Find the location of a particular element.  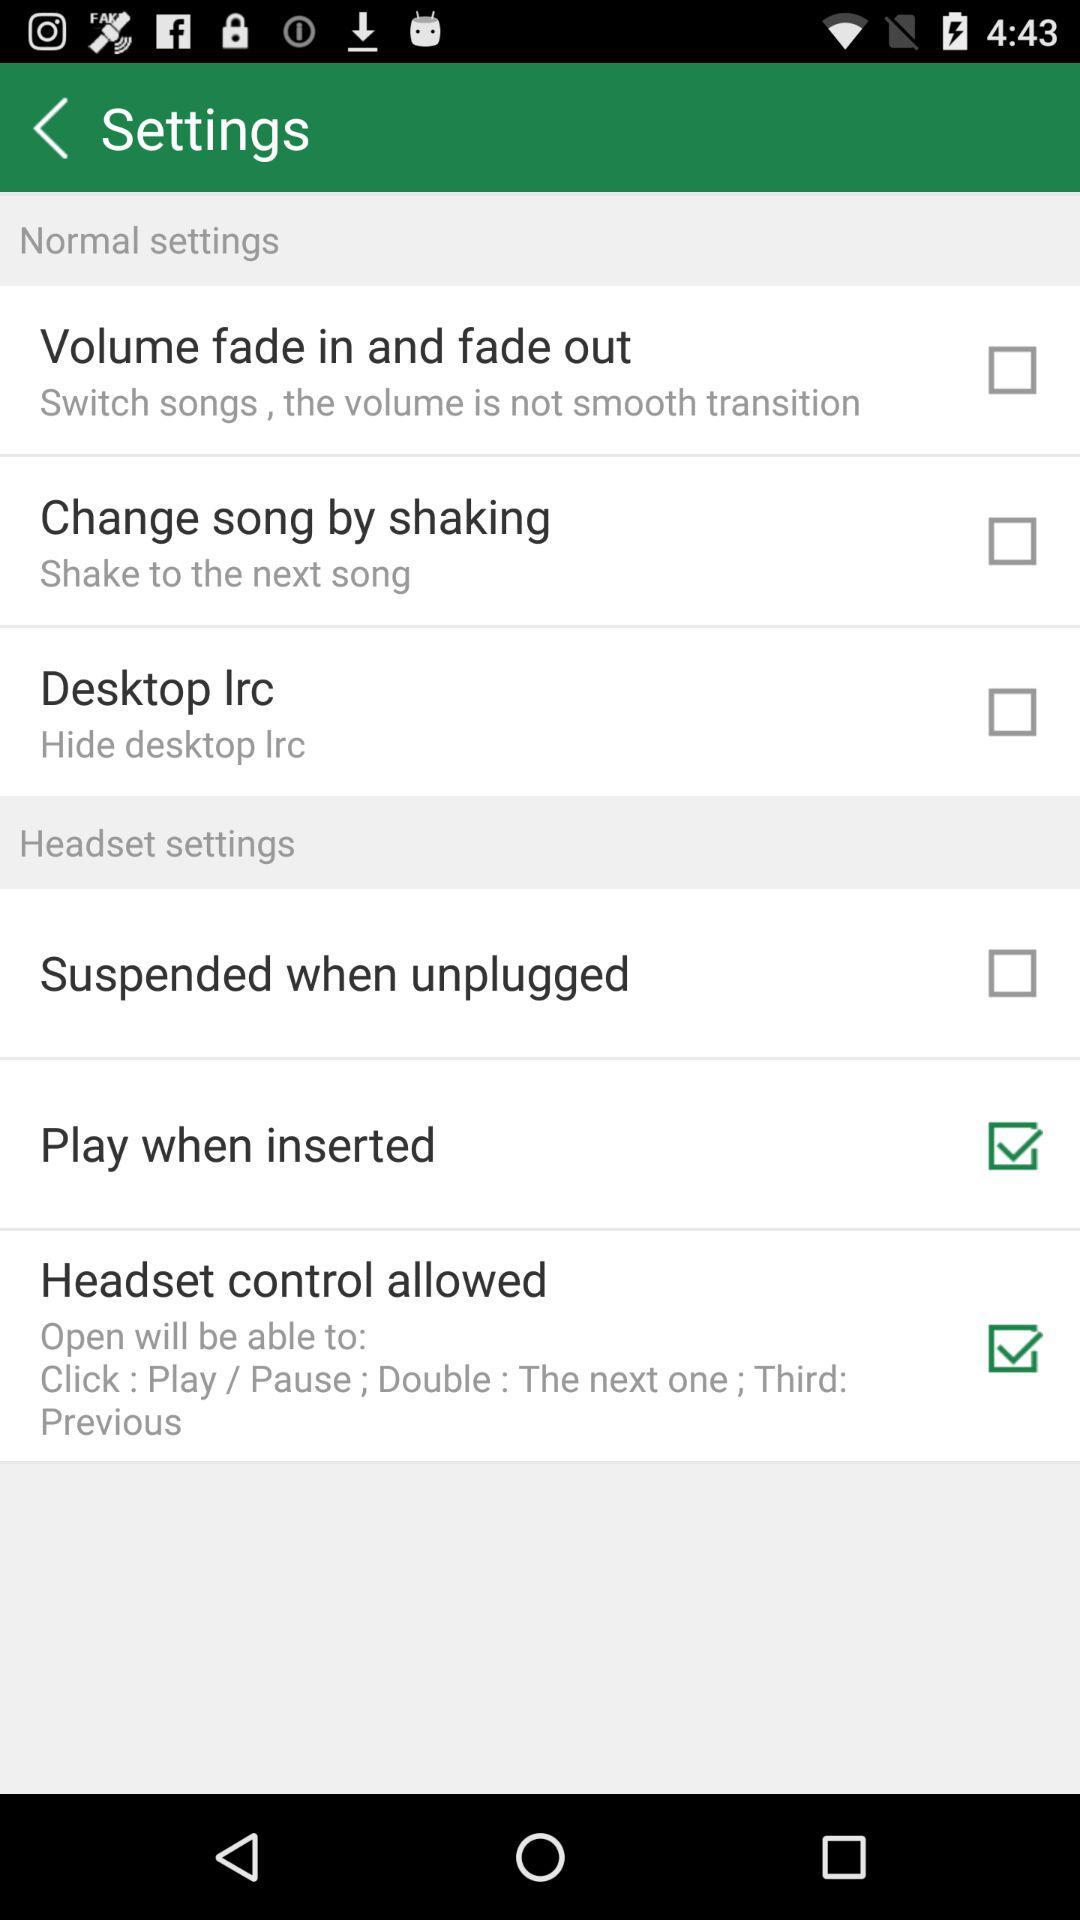

the icon above suspended when unplugged icon is located at coordinates (540, 842).